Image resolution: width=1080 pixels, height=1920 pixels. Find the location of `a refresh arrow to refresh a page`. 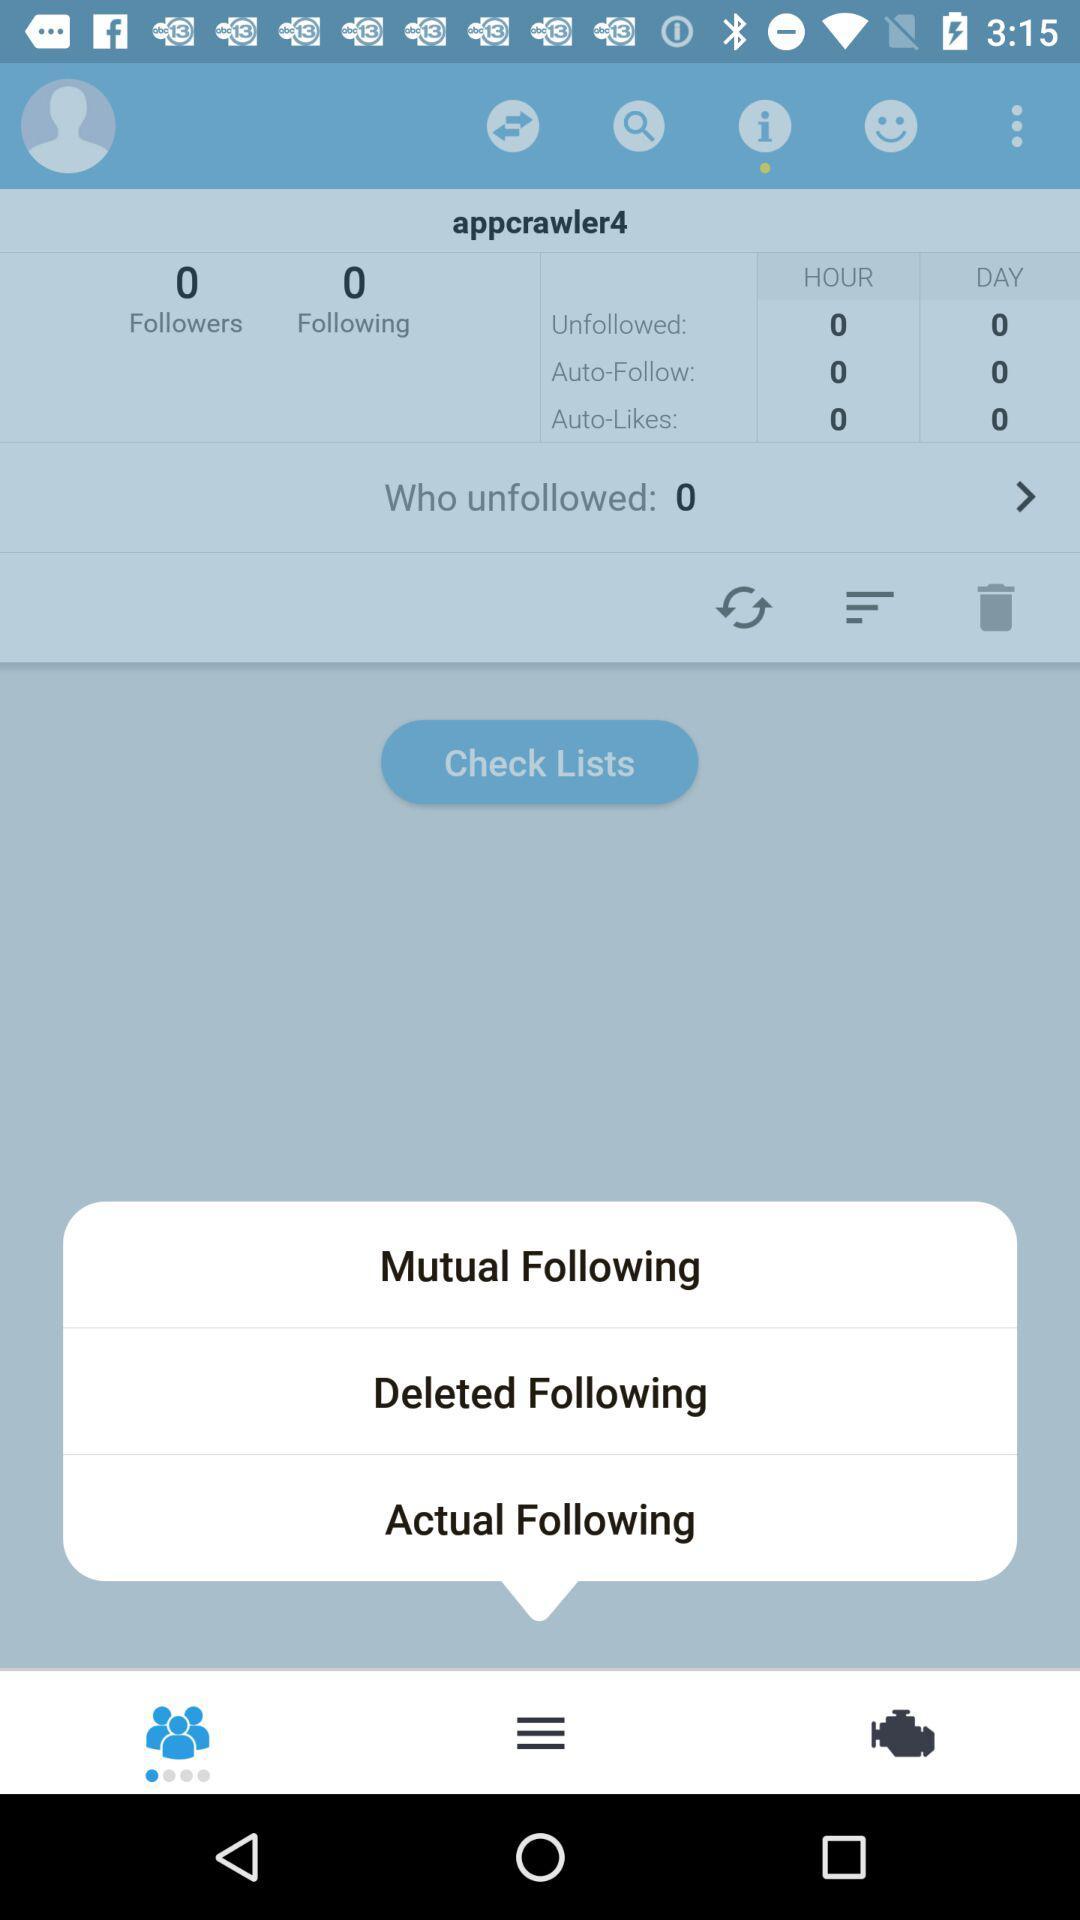

a refresh arrow to refresh a page is located at coordinates (744, 606).